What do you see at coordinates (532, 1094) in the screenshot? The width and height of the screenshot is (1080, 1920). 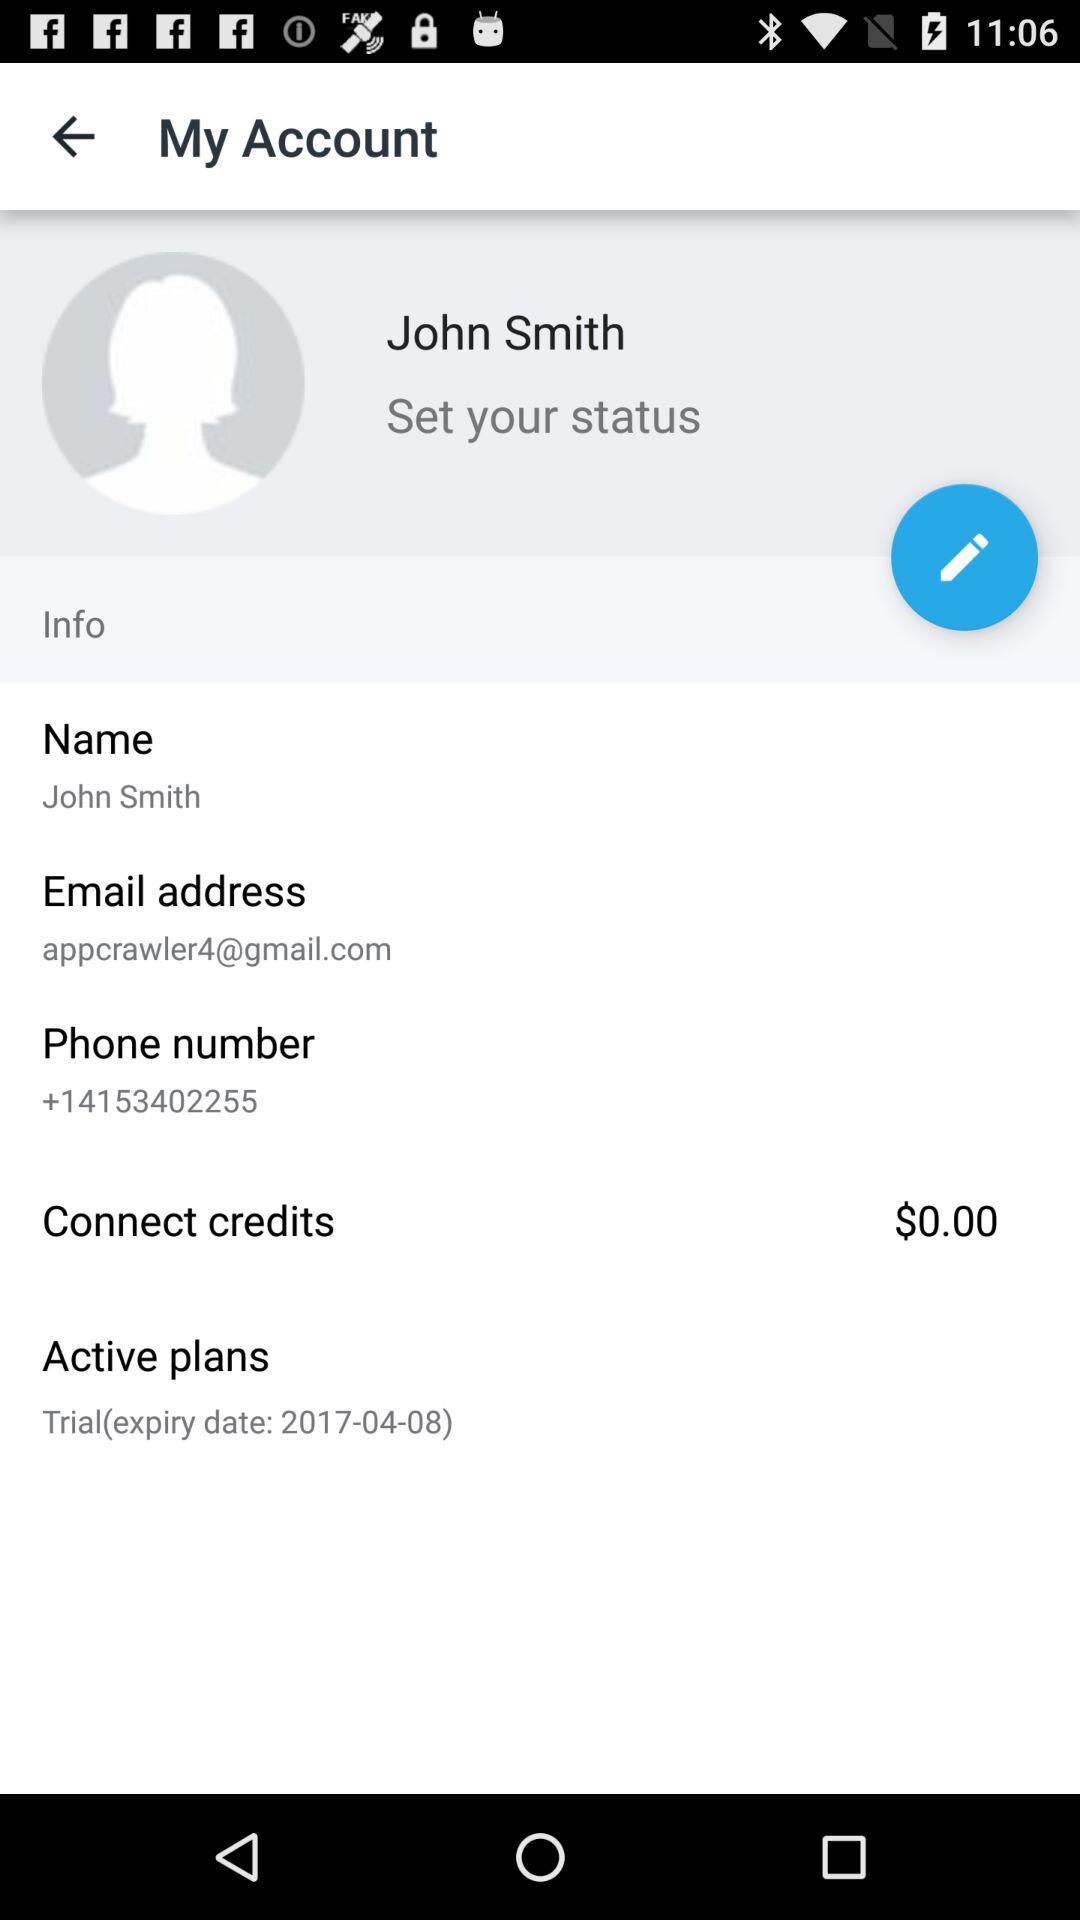 I see `the item above connect credits item` at bounding box center [532, 1094].